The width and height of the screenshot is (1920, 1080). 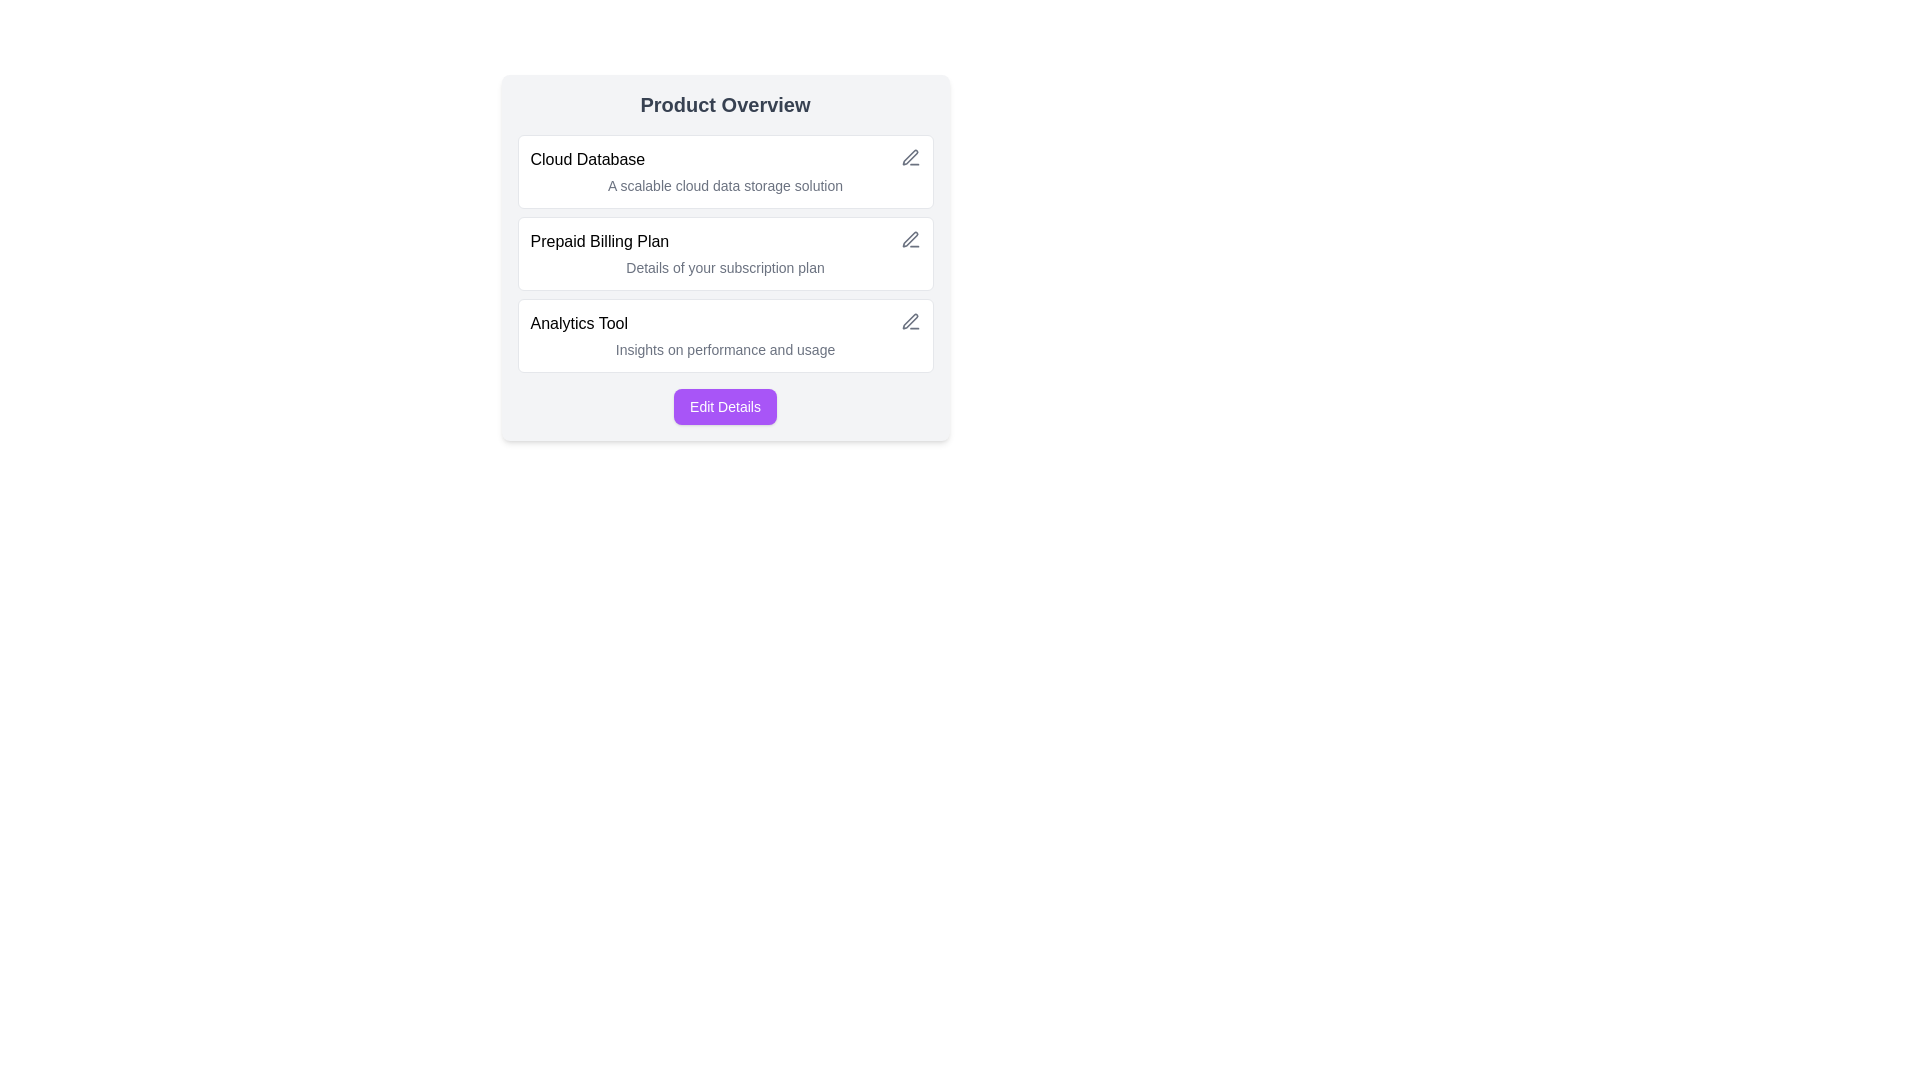 What do you see at coordinates (578, 323) in the screenshot?
I see `the static text label displaying 'Analytics Tool', which is styled in bold font and is located in the 'Product Overview' section as the third item in a vertical list` at bounding box center [578, 323].